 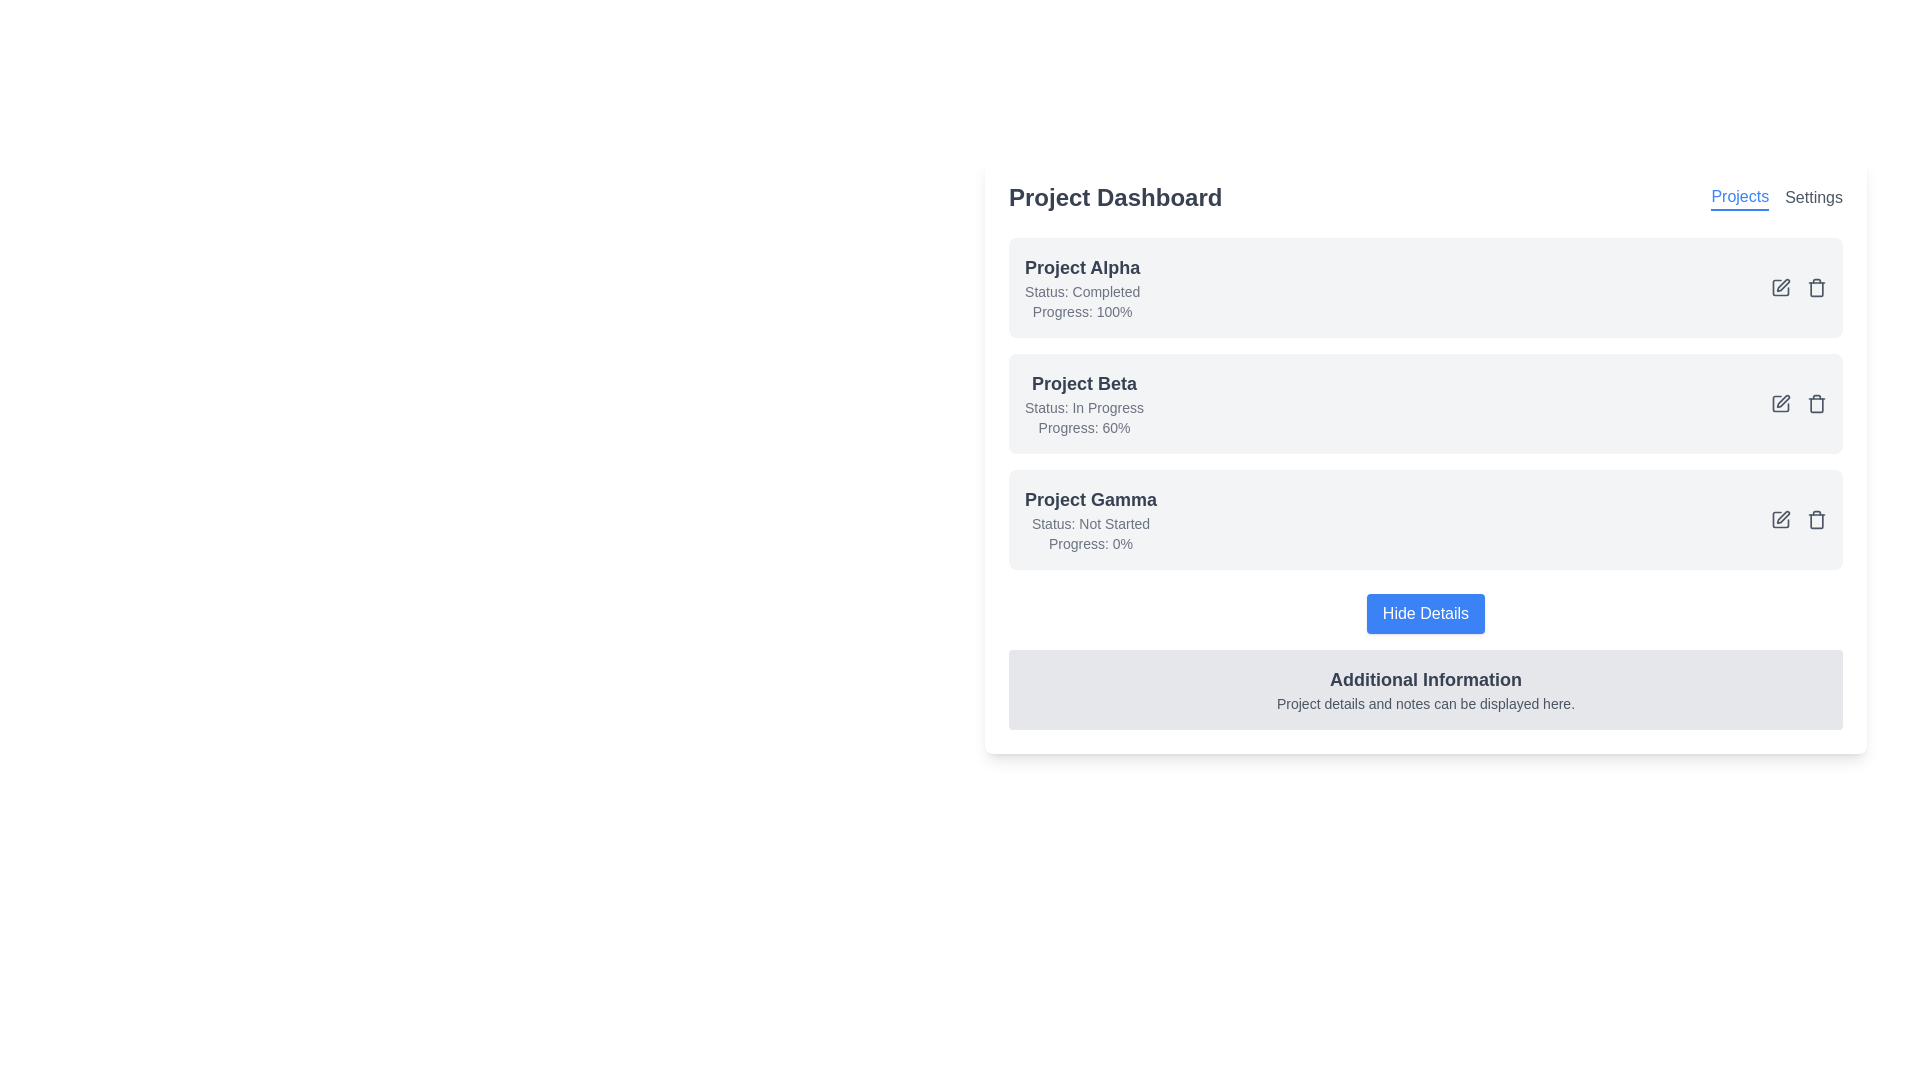 What do you see at coordinates (1817, 519) in the screenshot?
I see `the delete button icon located to the right of the 'Project Gamma' entry` at bounding box center [1817, 519].